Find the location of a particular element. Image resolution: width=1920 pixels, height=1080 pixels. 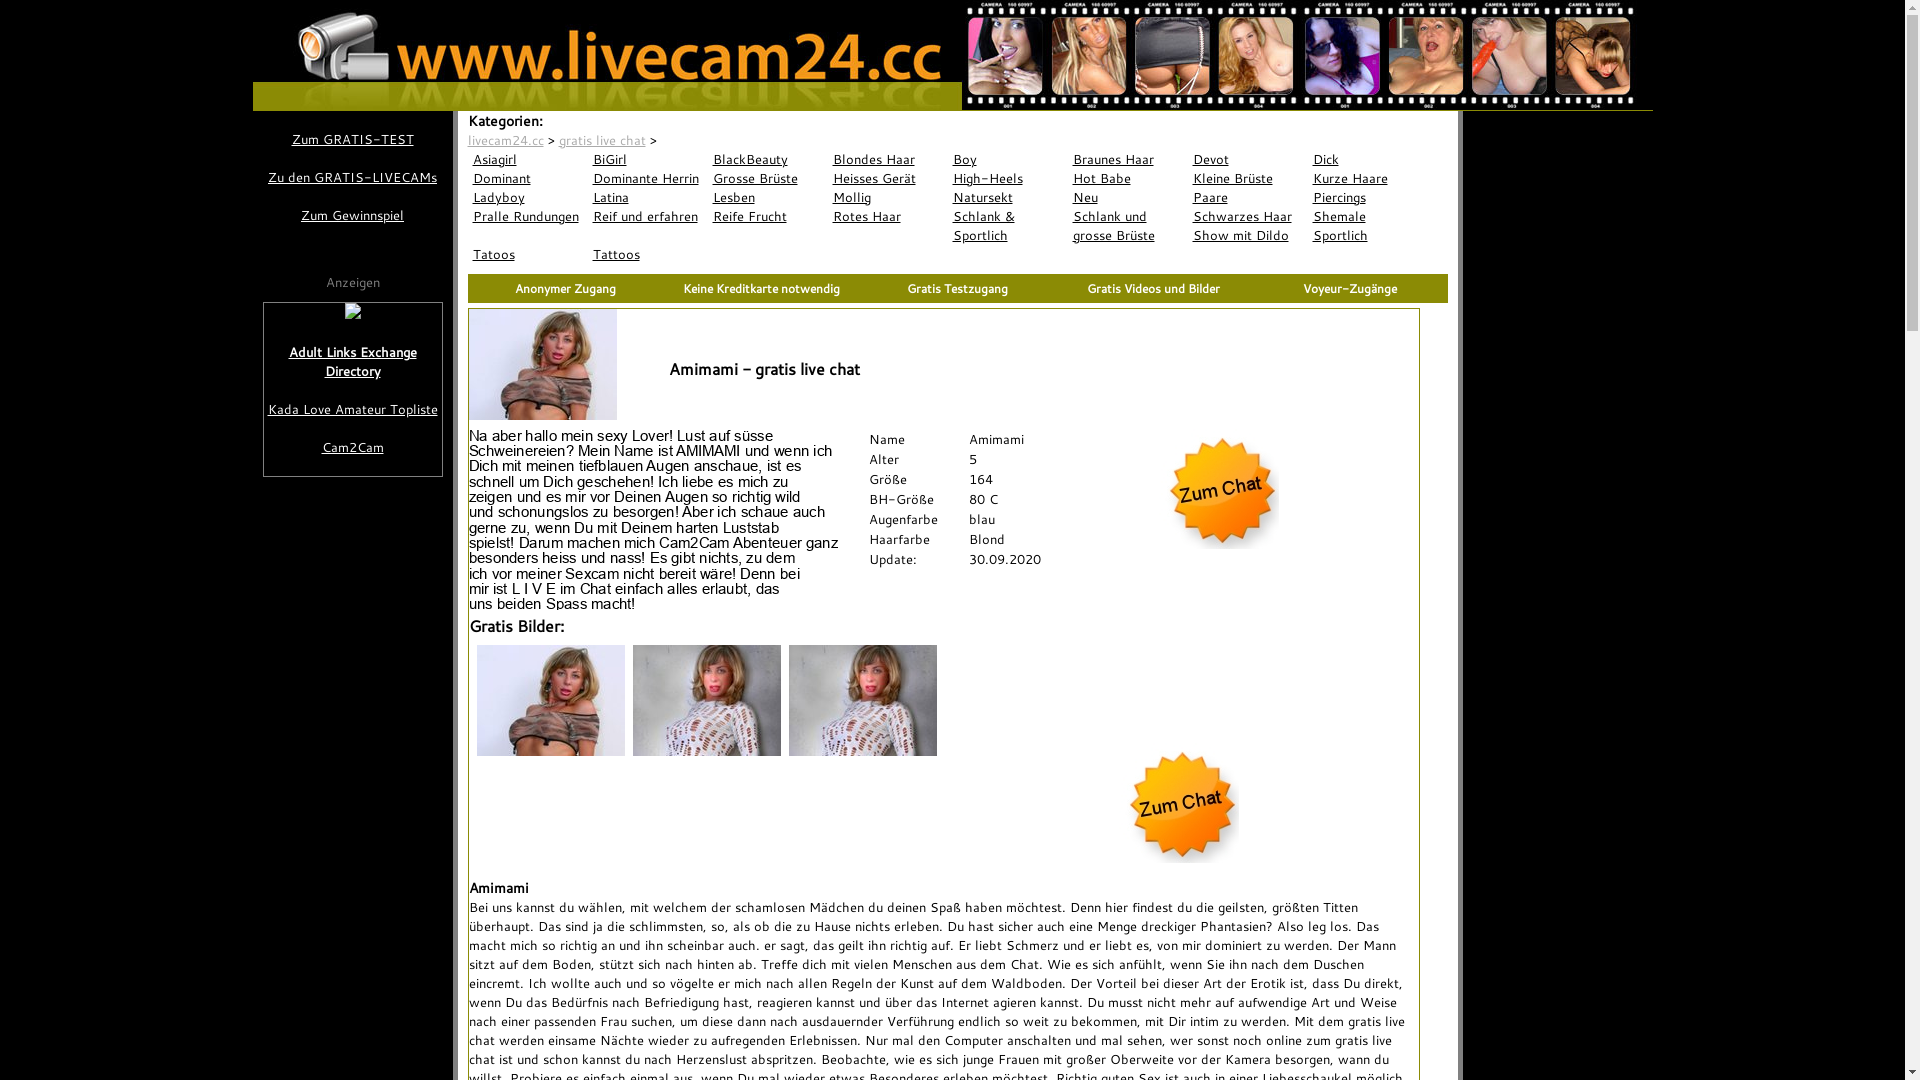

'Sportlich' is located at coordinates (1367, 234).